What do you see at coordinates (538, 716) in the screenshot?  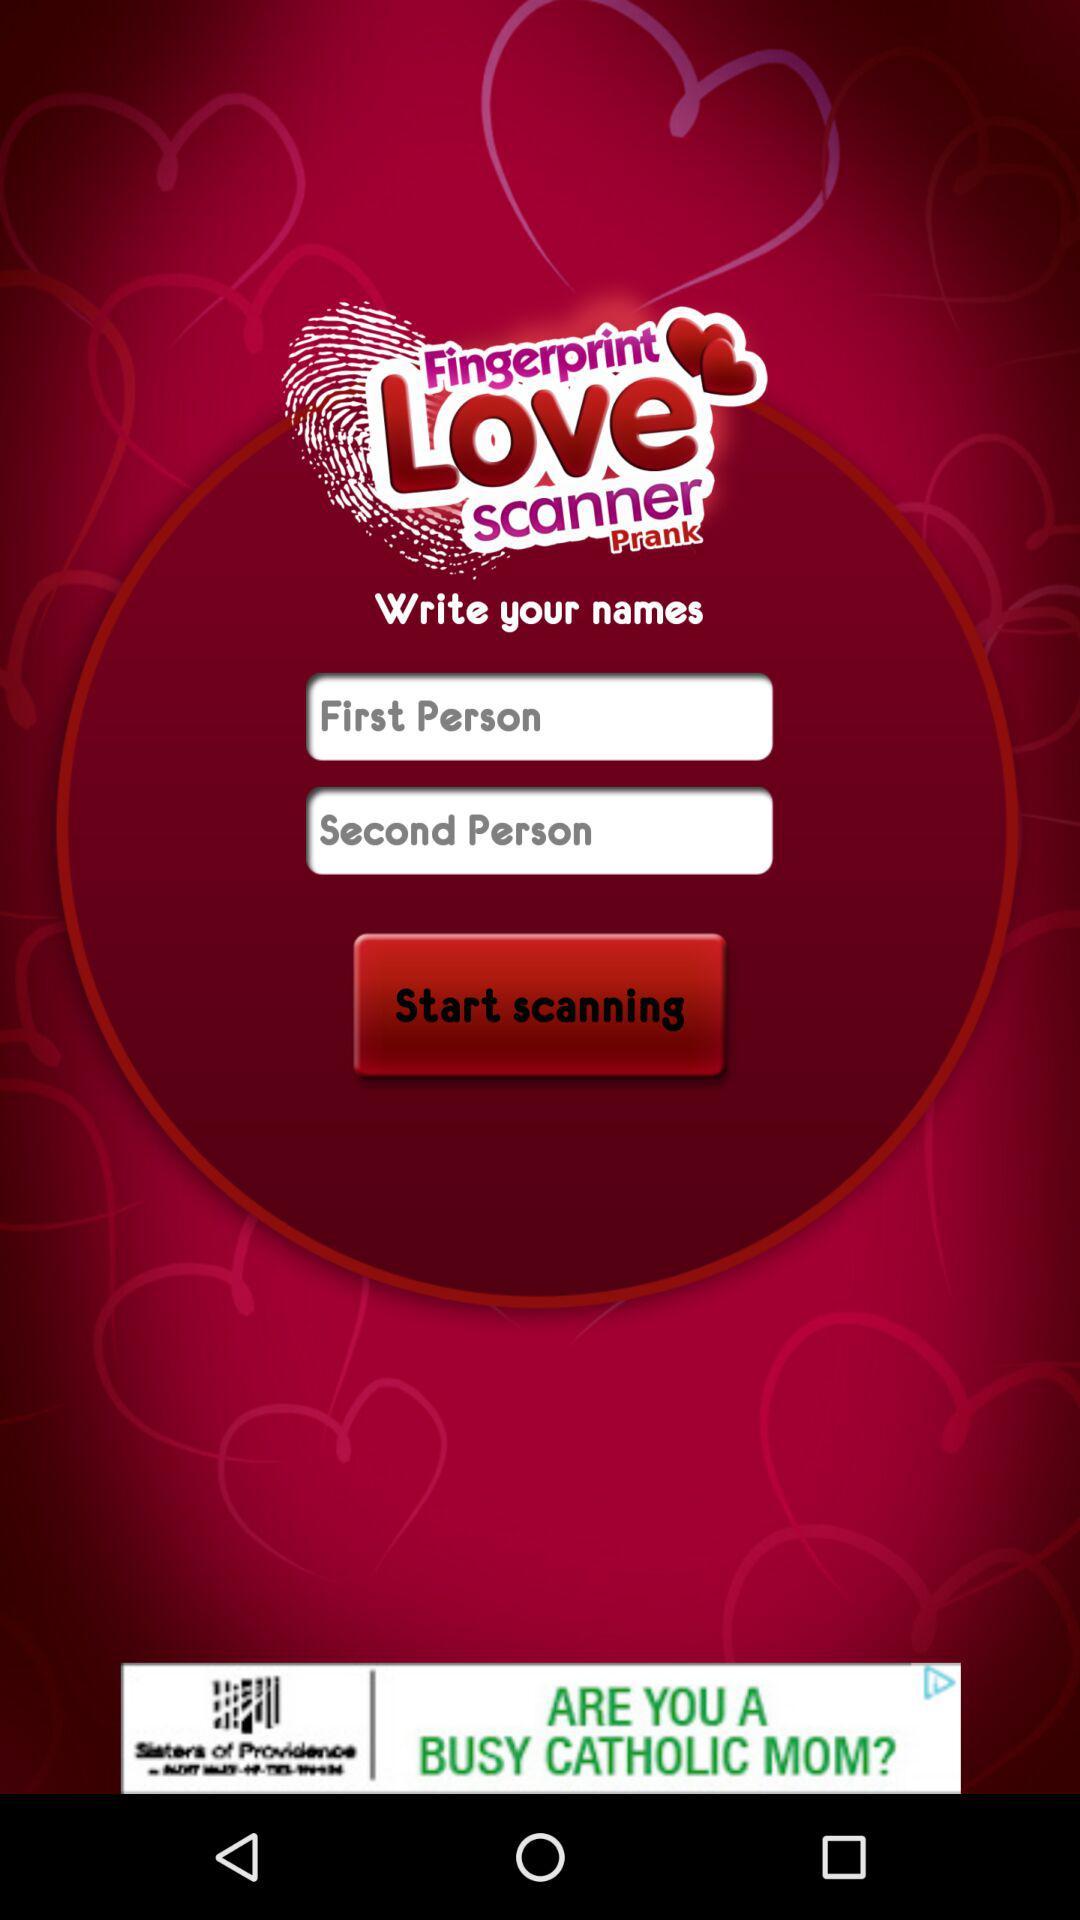 I see `name` at bounding box center [538, 716].